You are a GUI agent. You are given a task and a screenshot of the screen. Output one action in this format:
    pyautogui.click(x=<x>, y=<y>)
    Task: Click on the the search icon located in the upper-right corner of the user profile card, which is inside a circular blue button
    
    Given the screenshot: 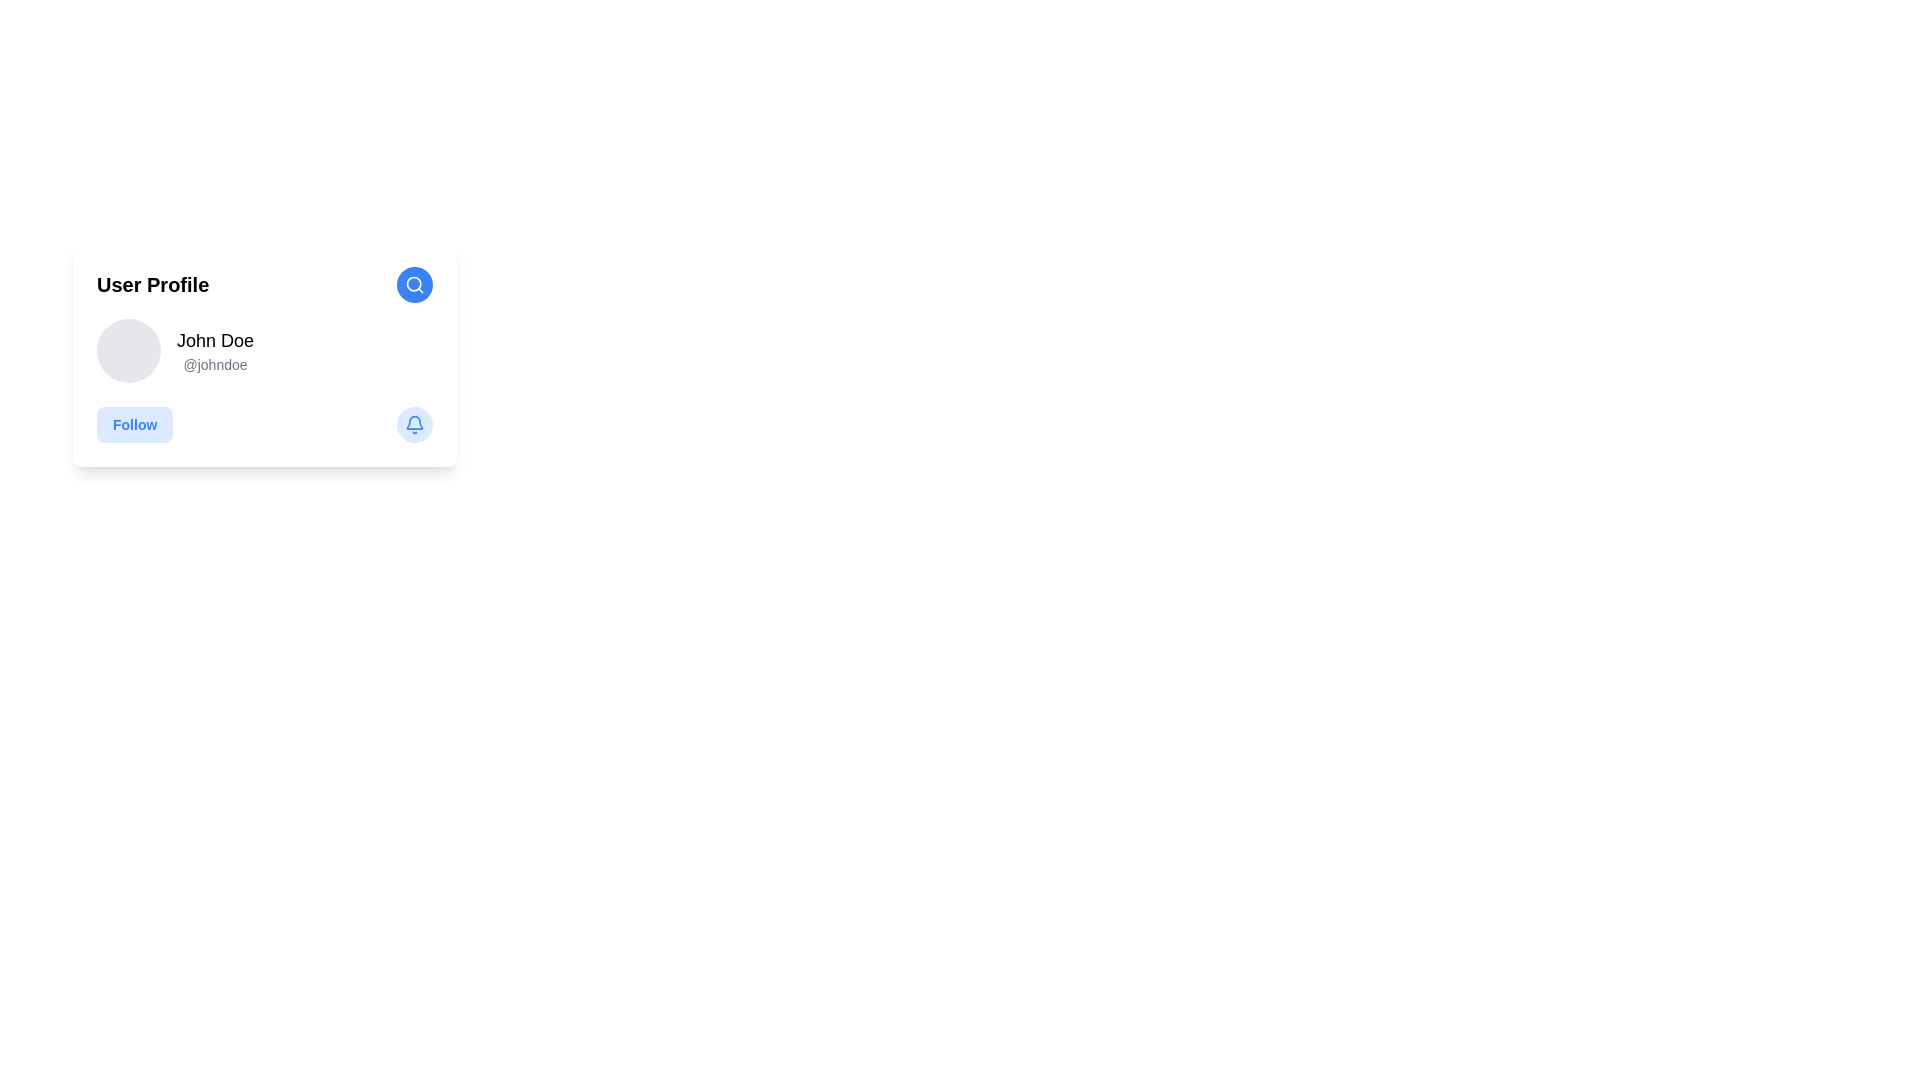 What is the action you would take?
    pyautogui.click(x=413, y=285)
    